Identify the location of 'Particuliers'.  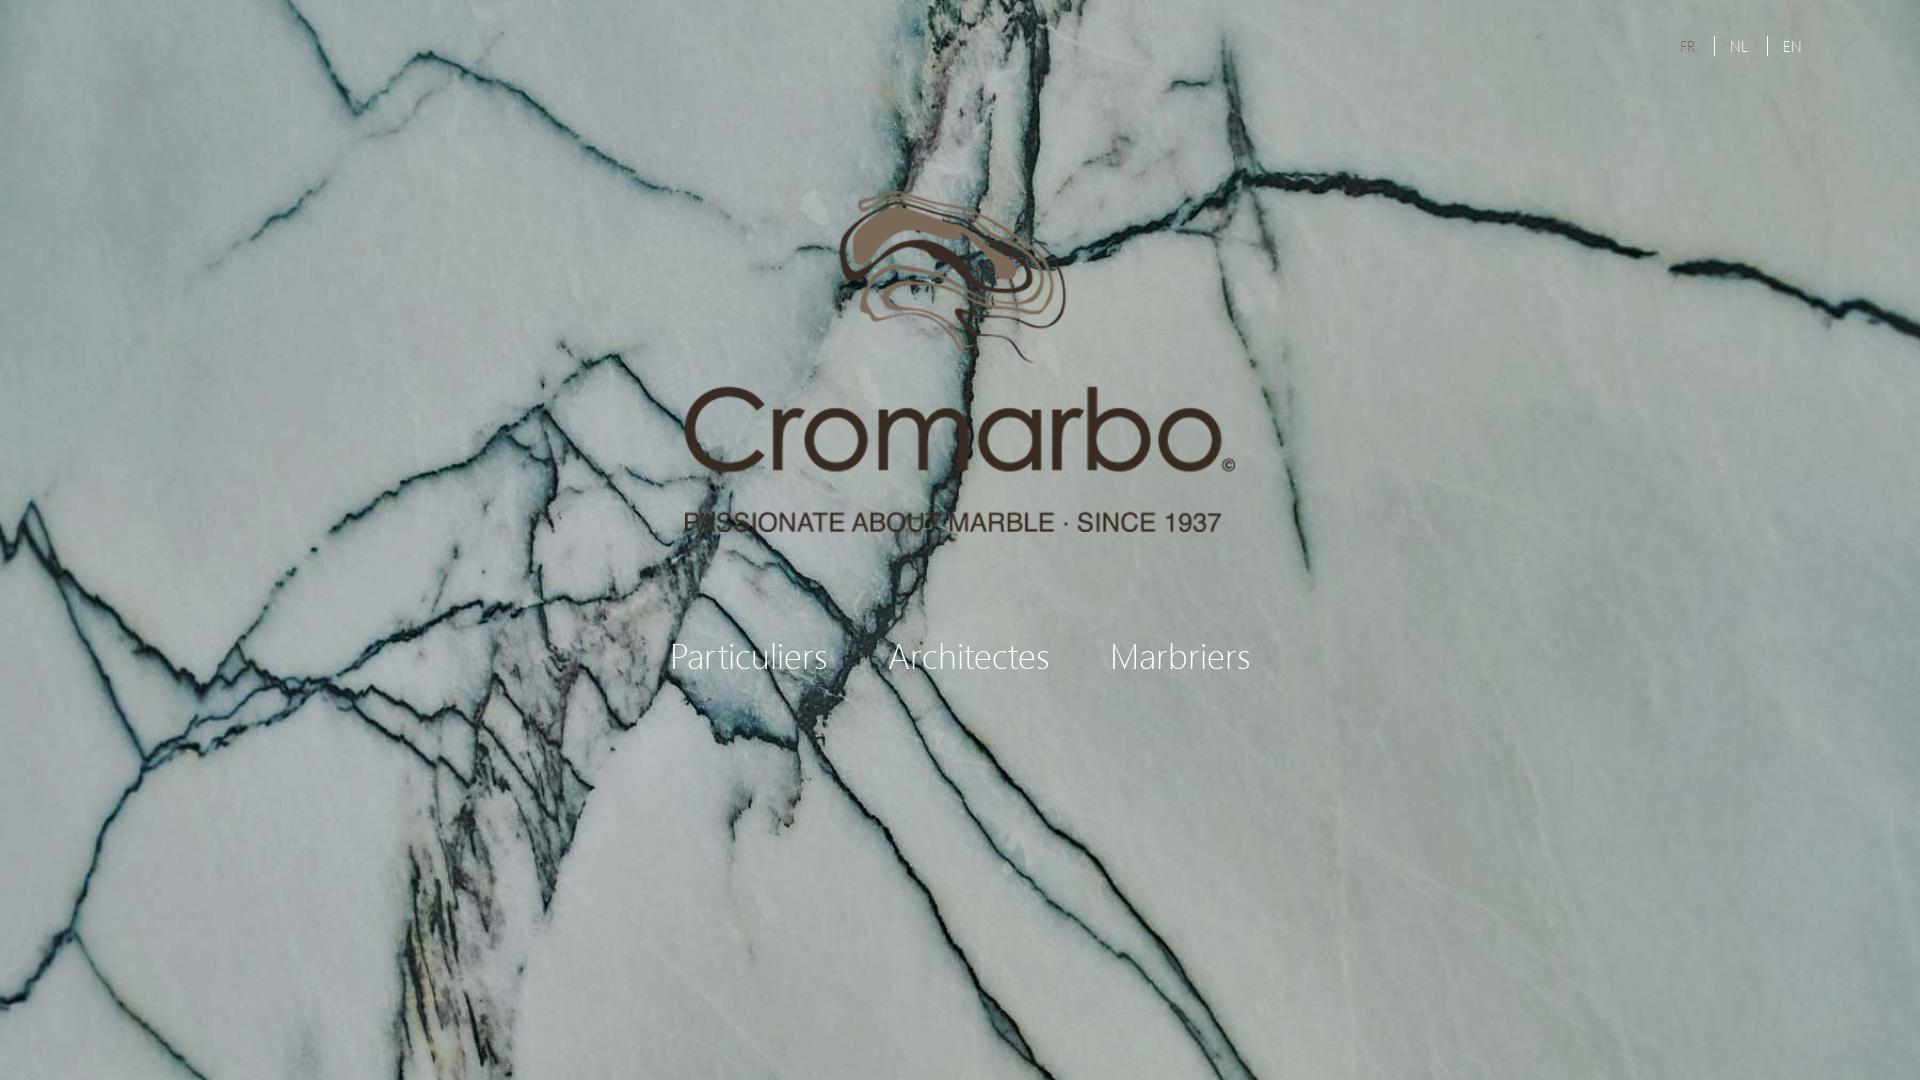
(670, 654).